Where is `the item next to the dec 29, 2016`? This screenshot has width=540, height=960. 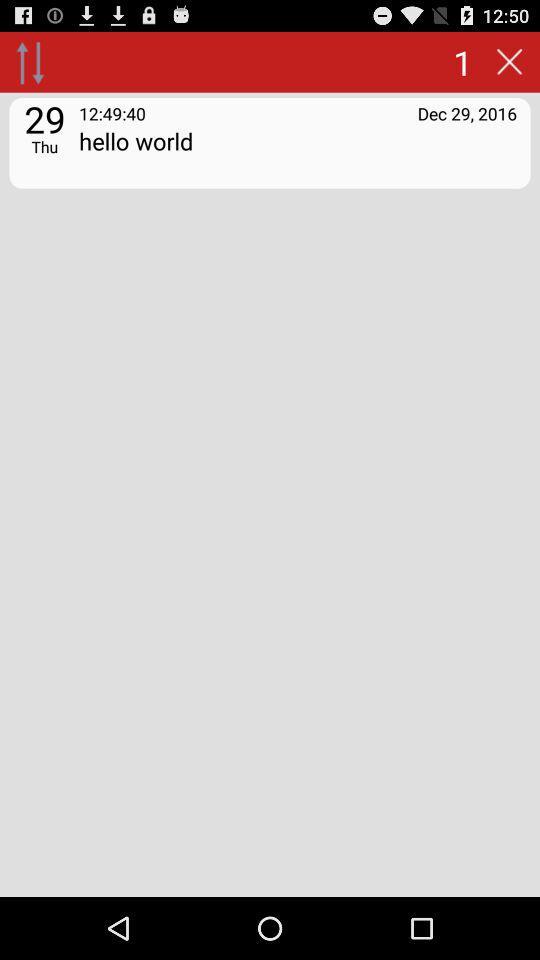
the item next to the dec 29, 2016 is located at coordinates (112, 113).